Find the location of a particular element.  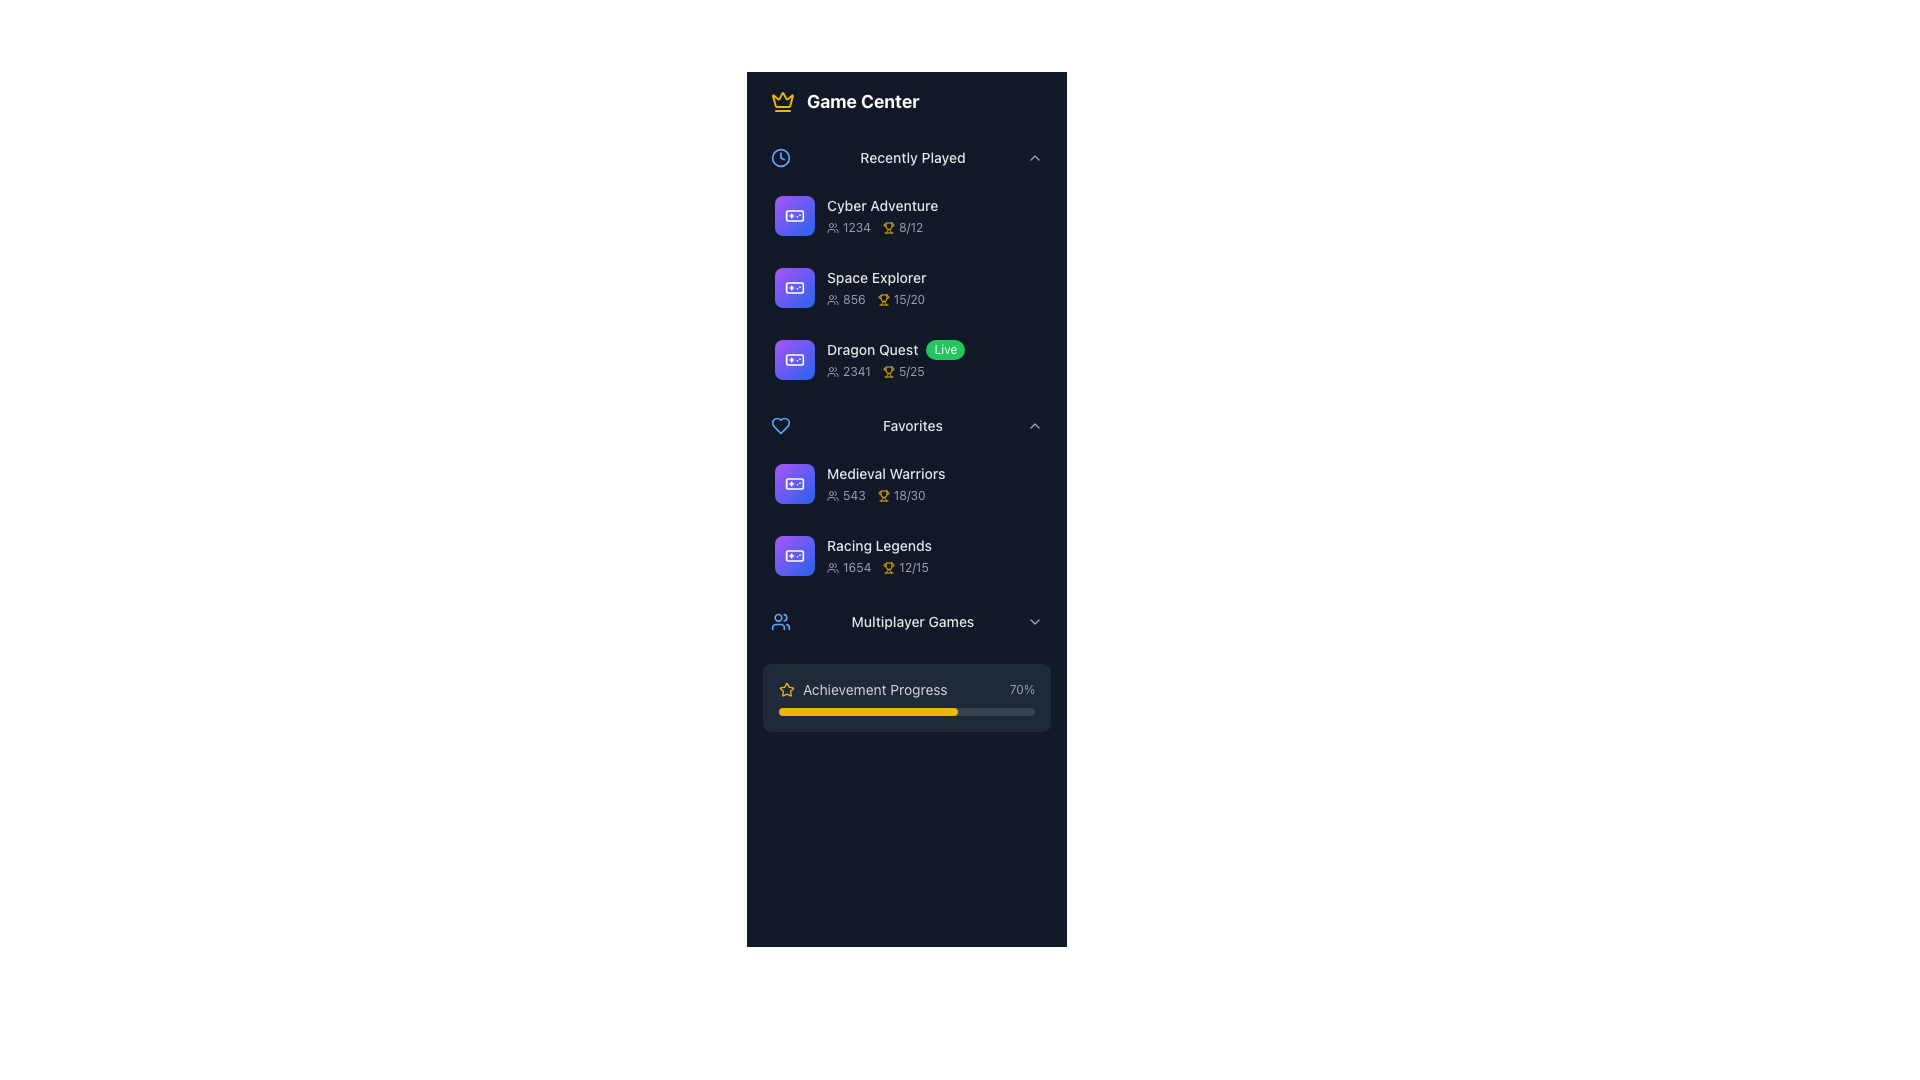

the second list item under the 'Favorites' section that displays details about the game 'Racing Legends' is located at coordinates (931, 555).